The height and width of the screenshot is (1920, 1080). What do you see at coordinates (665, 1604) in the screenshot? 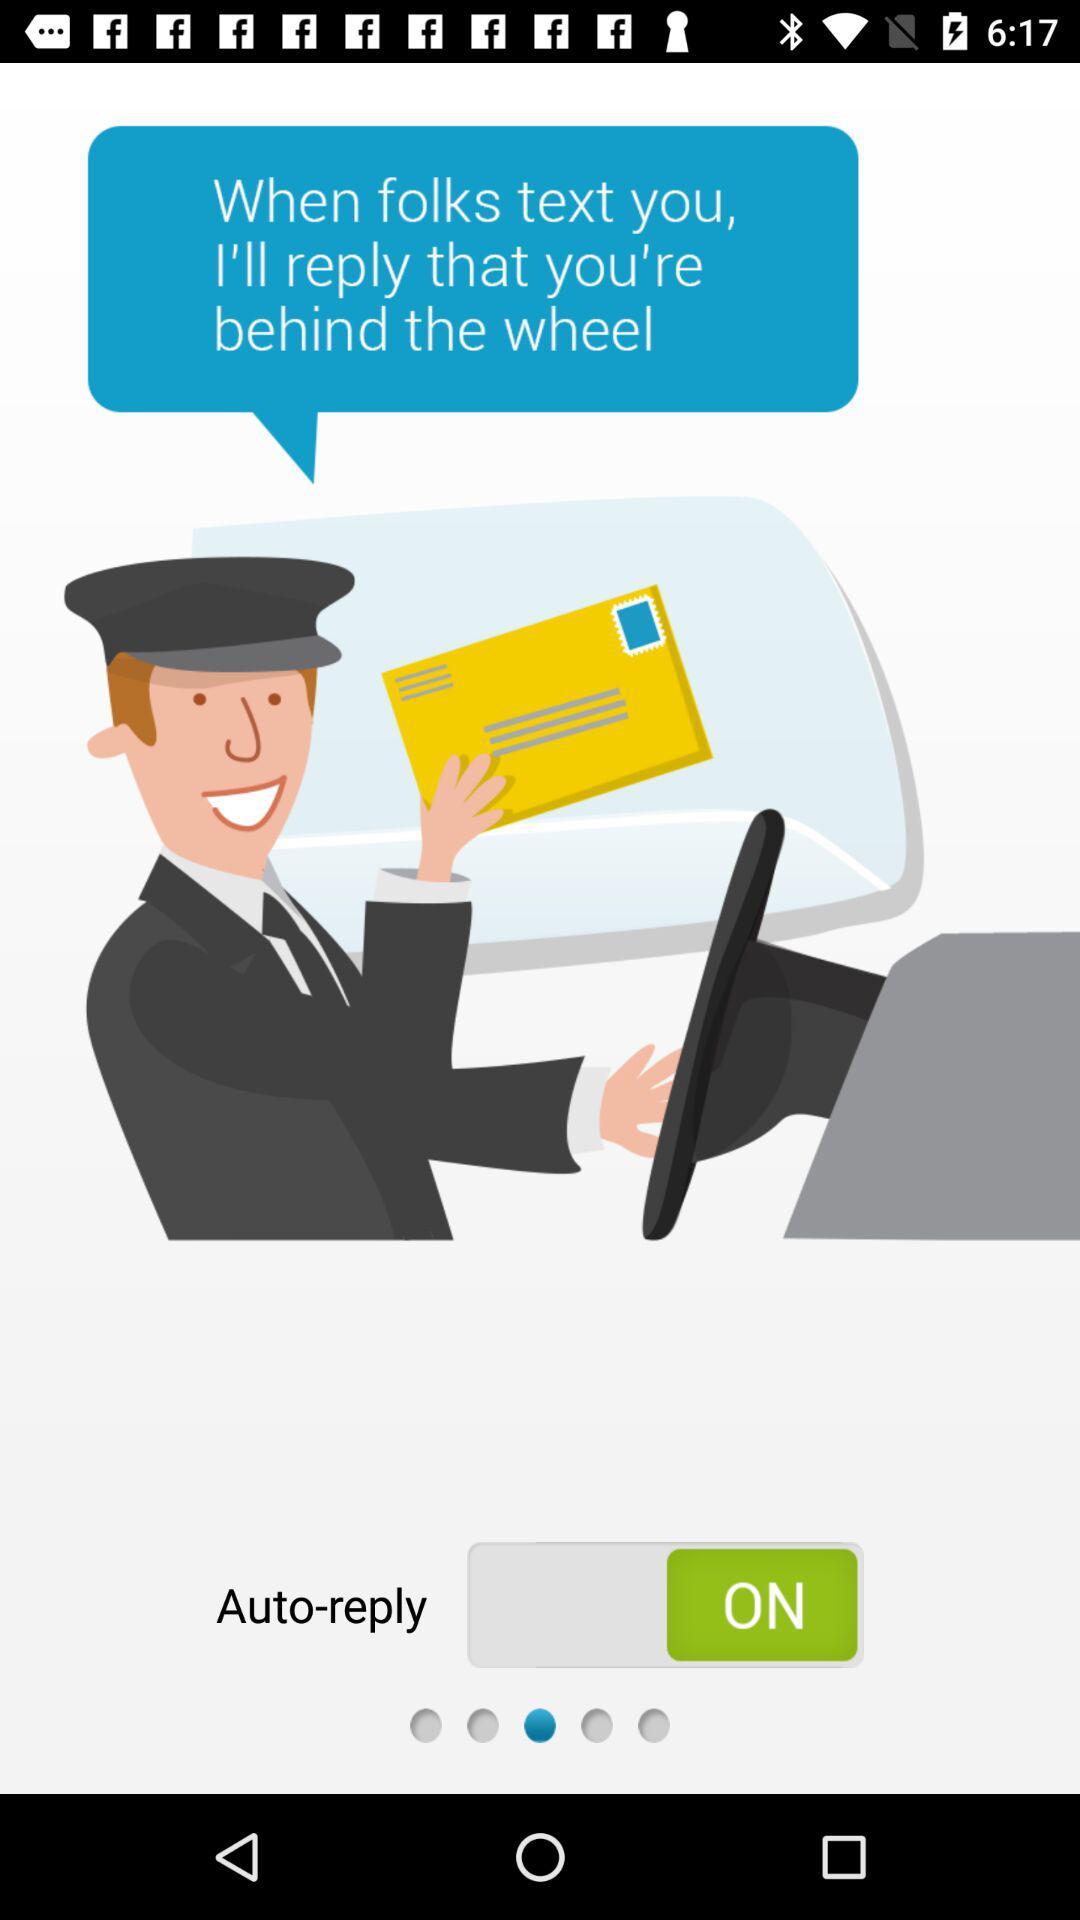
I see `auto-reply option` at bounding box center [665, 1604].